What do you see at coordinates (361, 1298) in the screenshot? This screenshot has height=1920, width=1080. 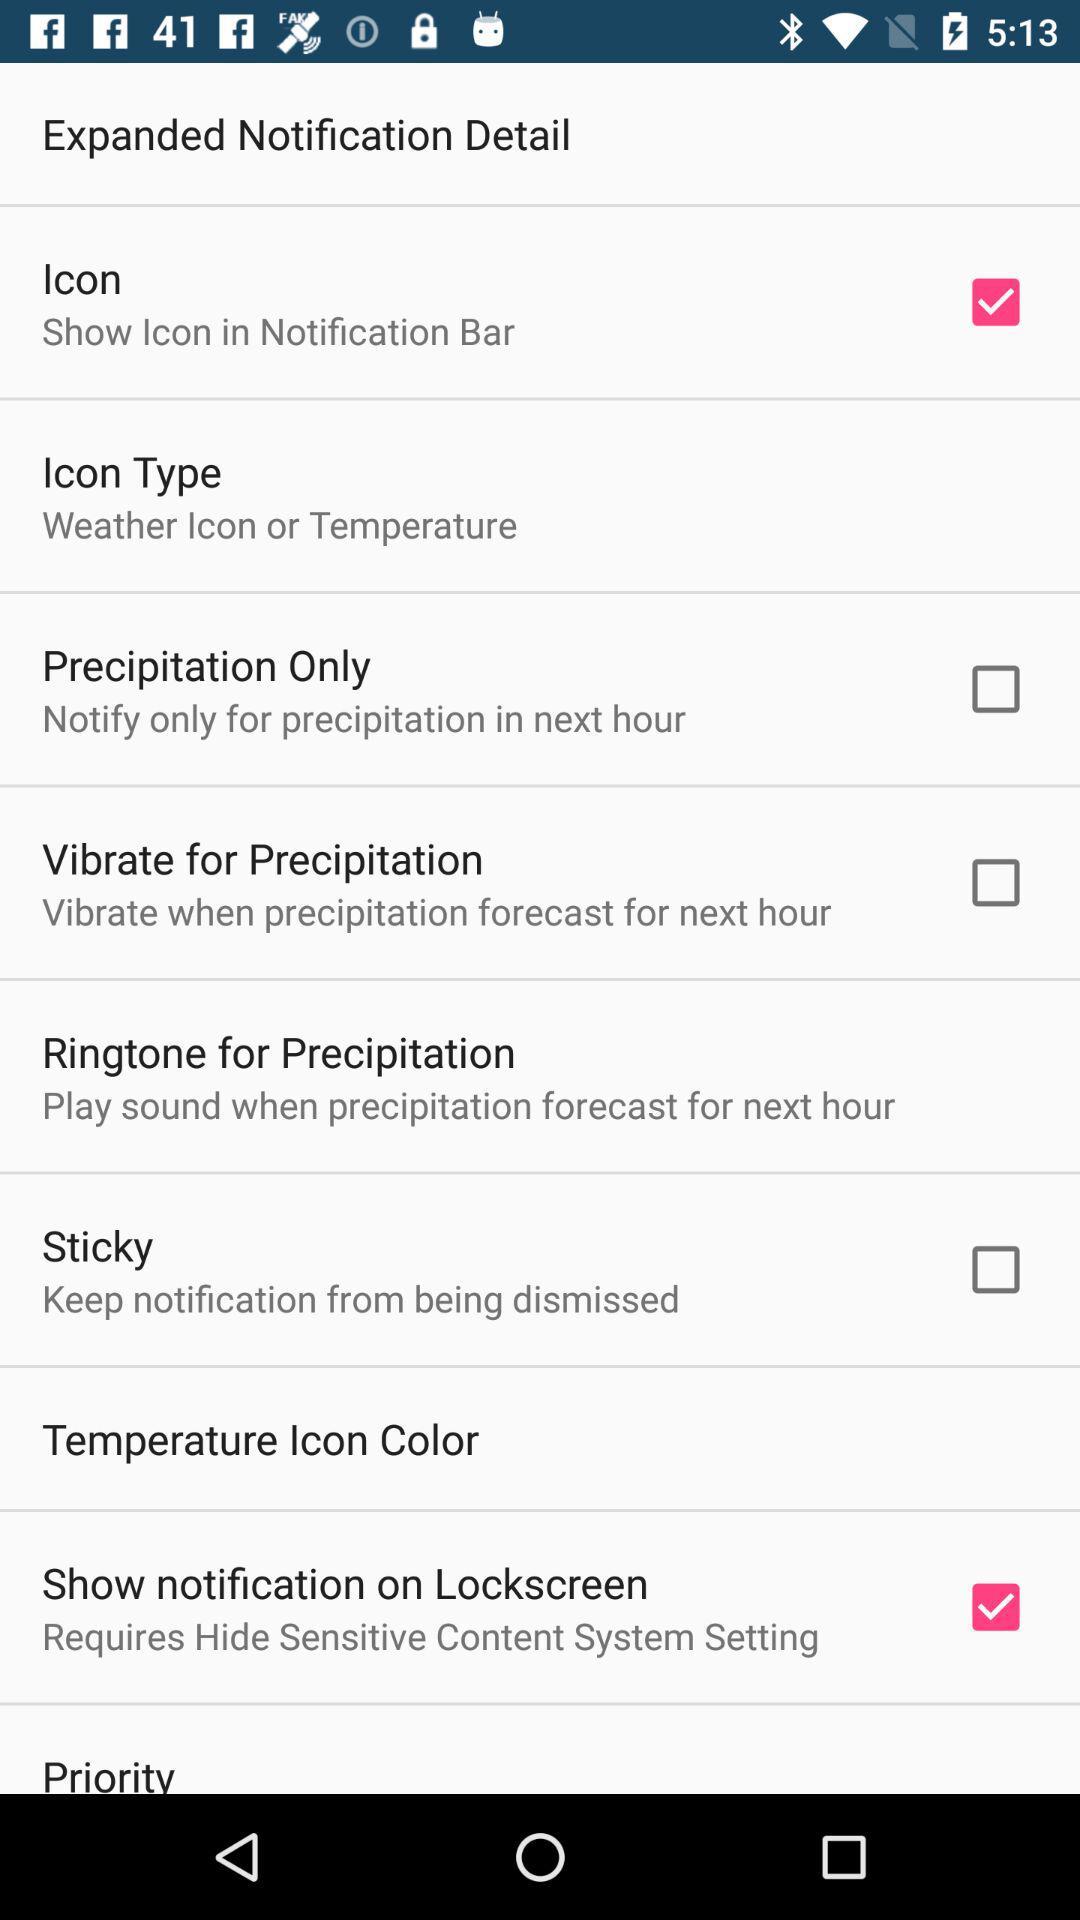 I see `the icon below the sticky icon` at bounding box center [361, 1298].